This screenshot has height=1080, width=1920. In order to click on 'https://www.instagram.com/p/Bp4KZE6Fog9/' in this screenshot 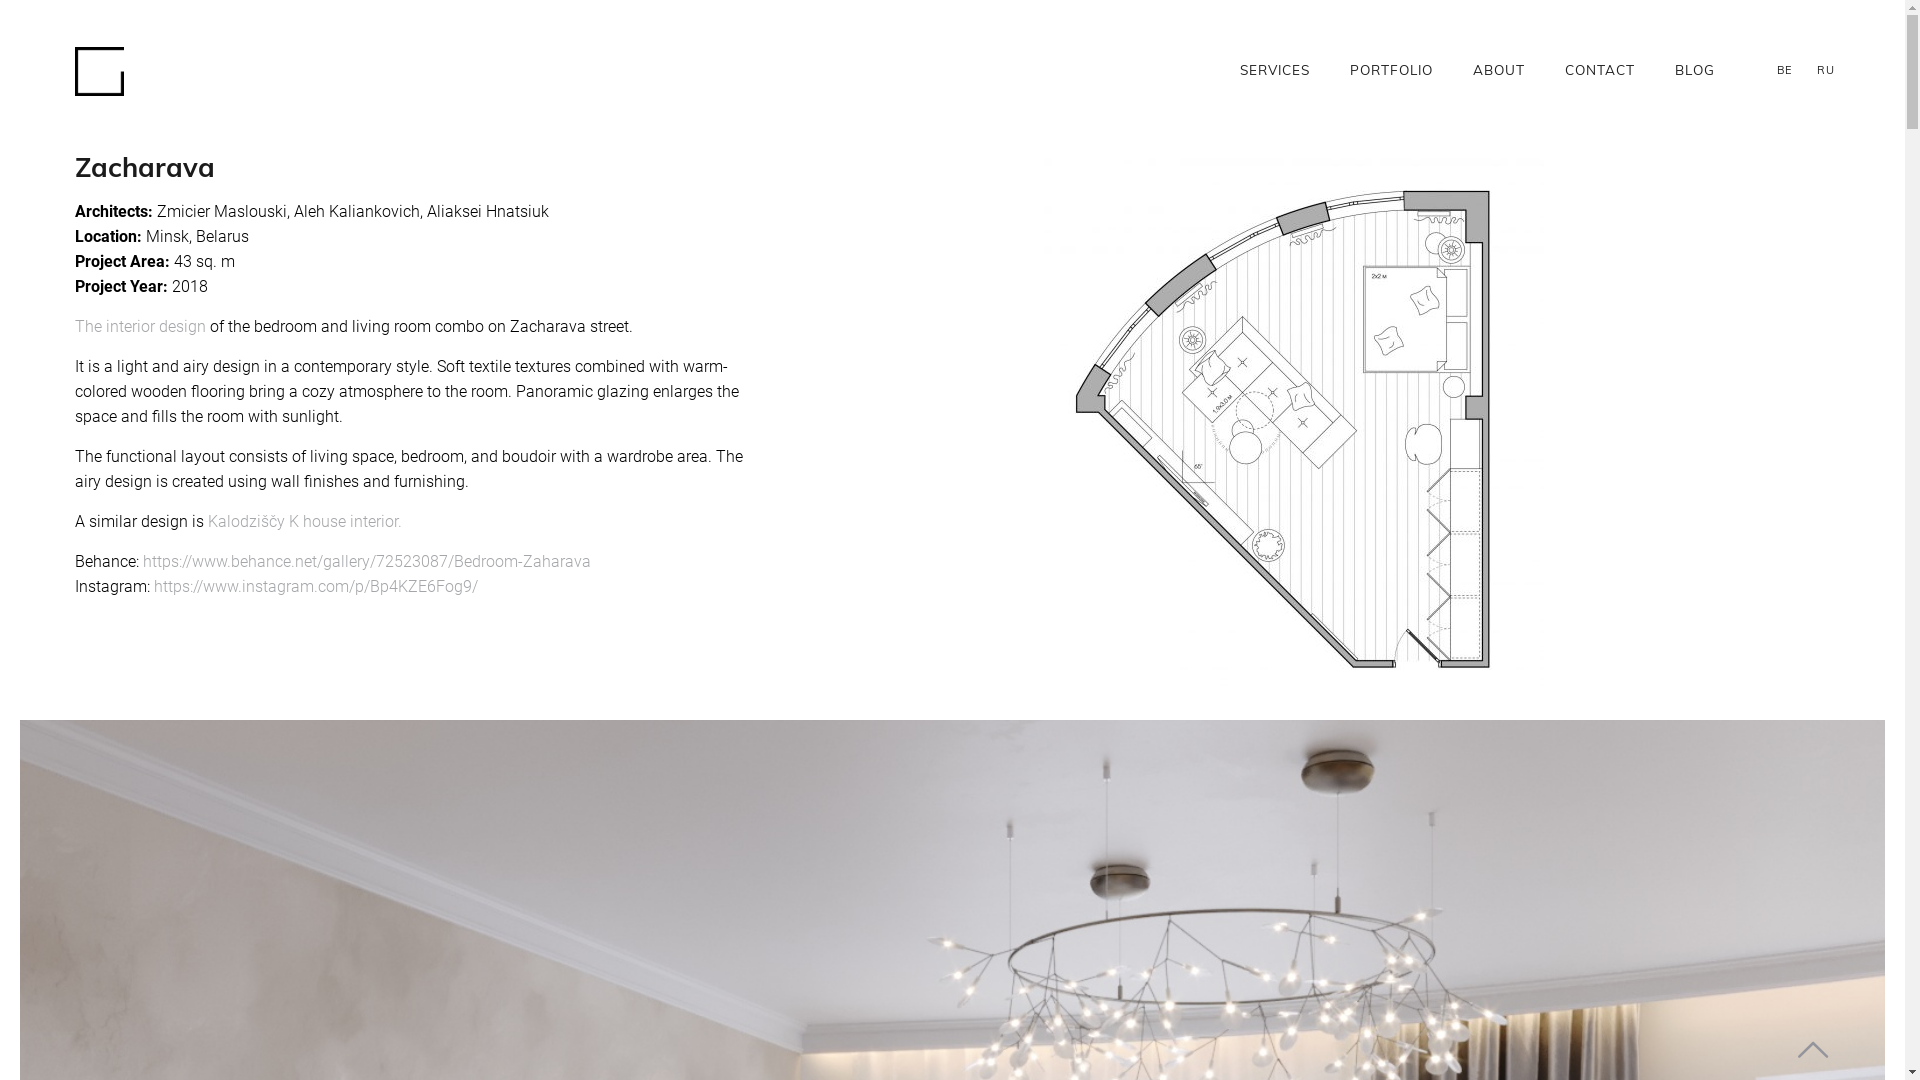, I will do `click(315, 585)`.